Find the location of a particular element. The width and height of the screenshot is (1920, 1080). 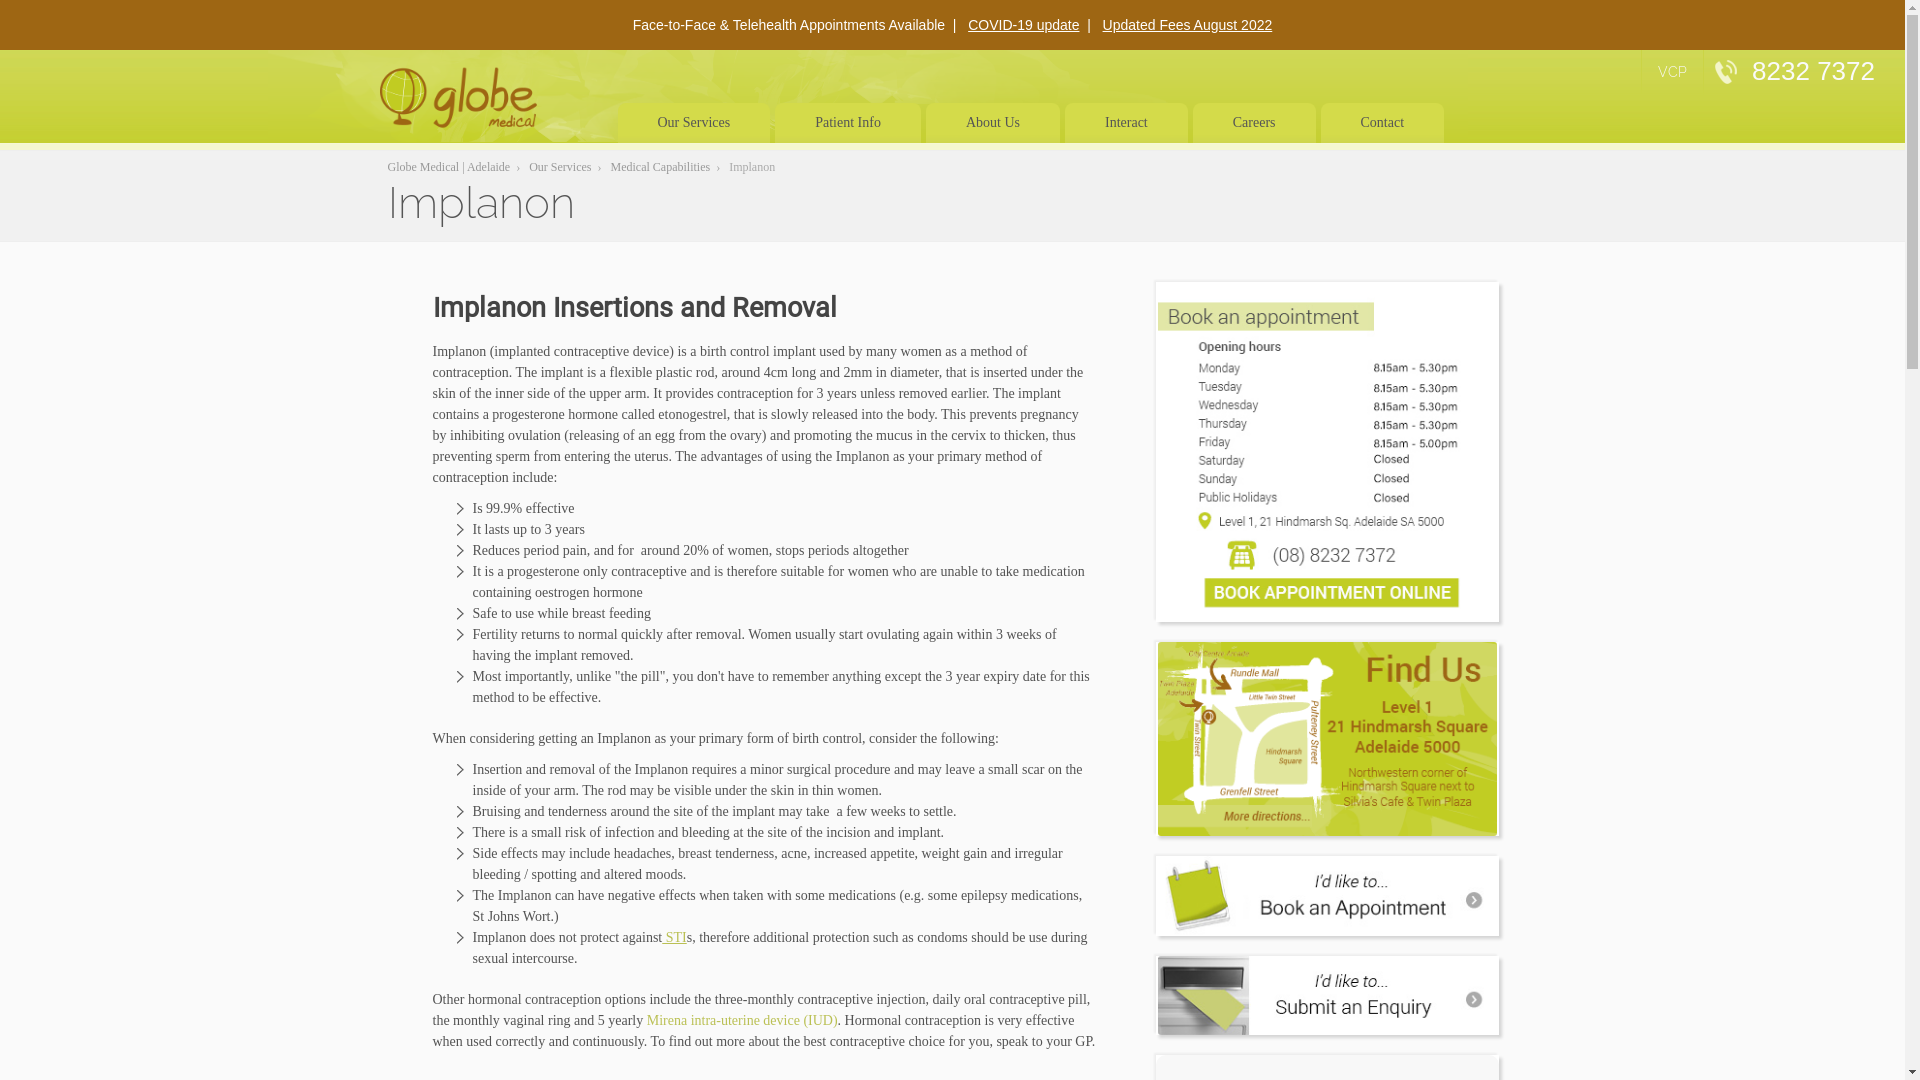

'COVID-19 update' is located at coordinates (1023, 24).